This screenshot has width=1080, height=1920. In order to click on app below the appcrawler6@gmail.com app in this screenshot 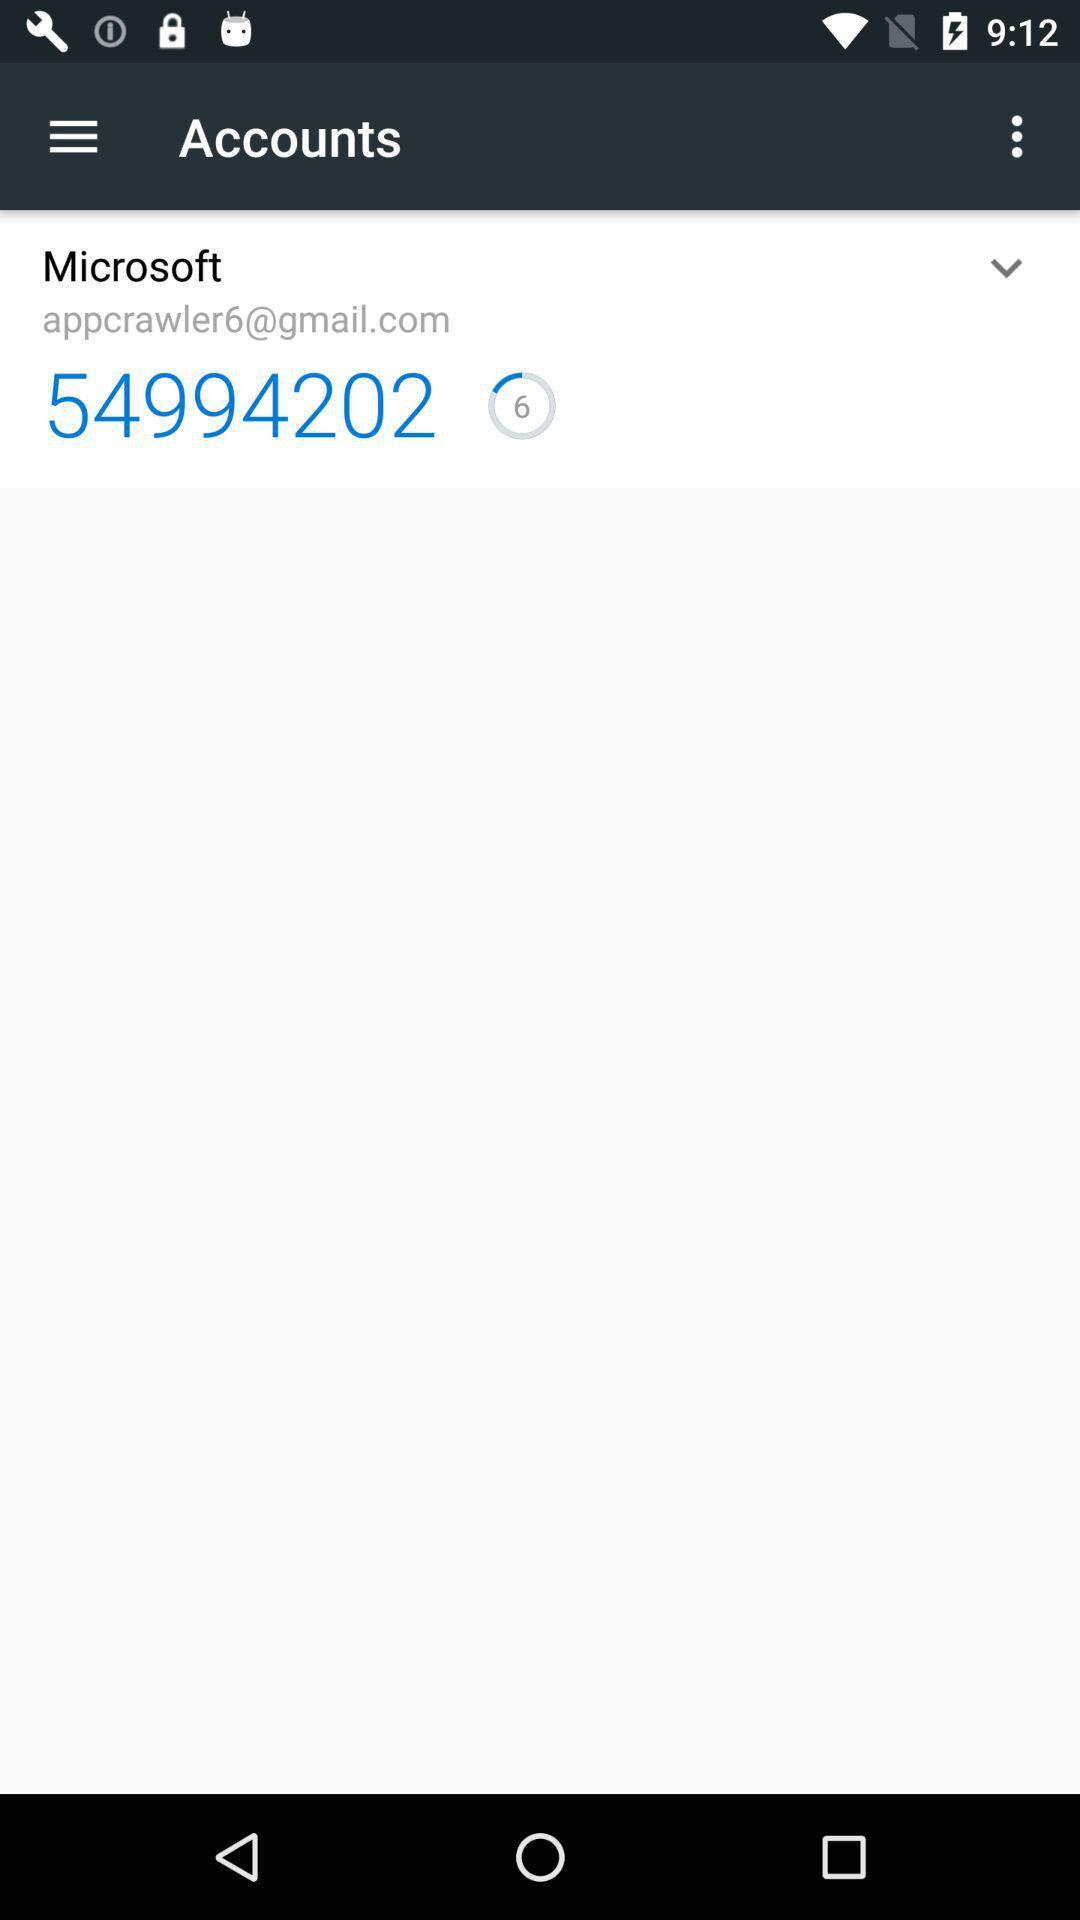, I will do `click(238, 401)`.